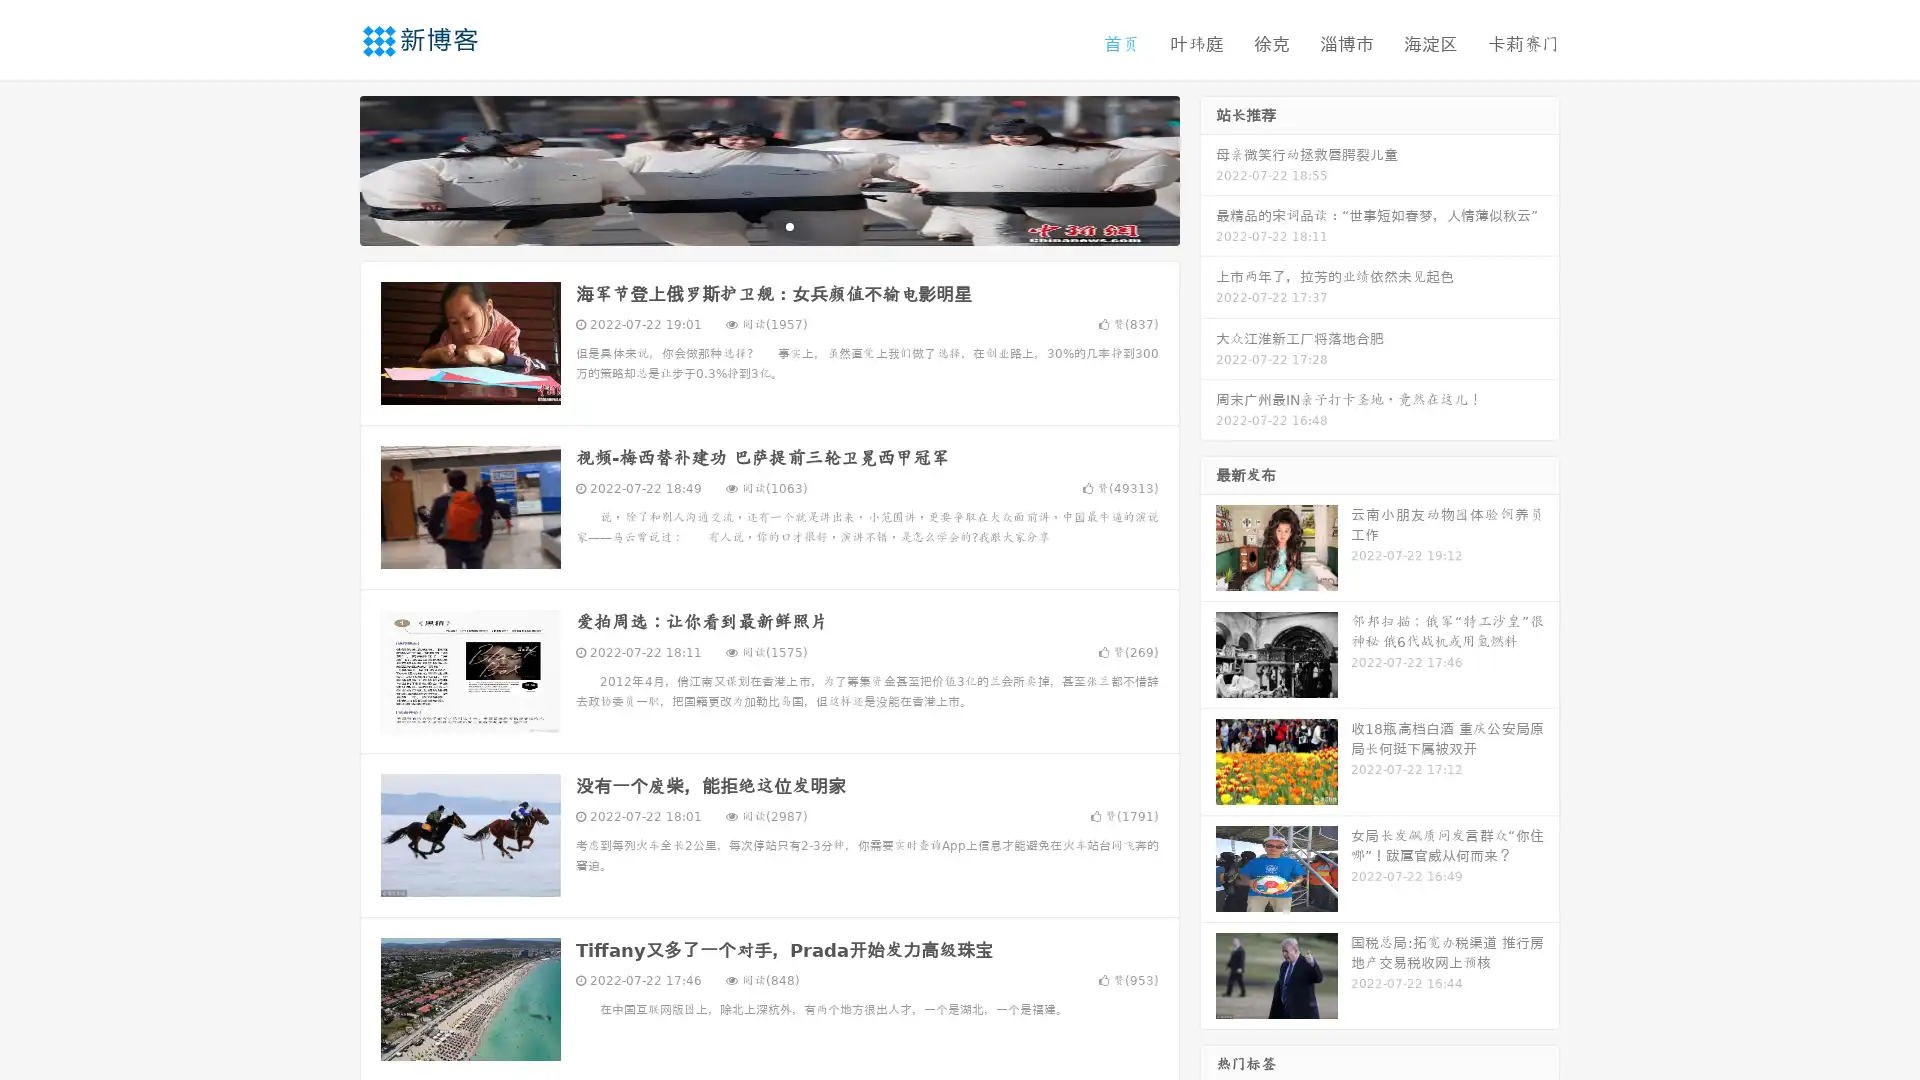 The height and width of the screenshot is (1080, 1920). I want to click on Go to slide 1, so click(748, 225).